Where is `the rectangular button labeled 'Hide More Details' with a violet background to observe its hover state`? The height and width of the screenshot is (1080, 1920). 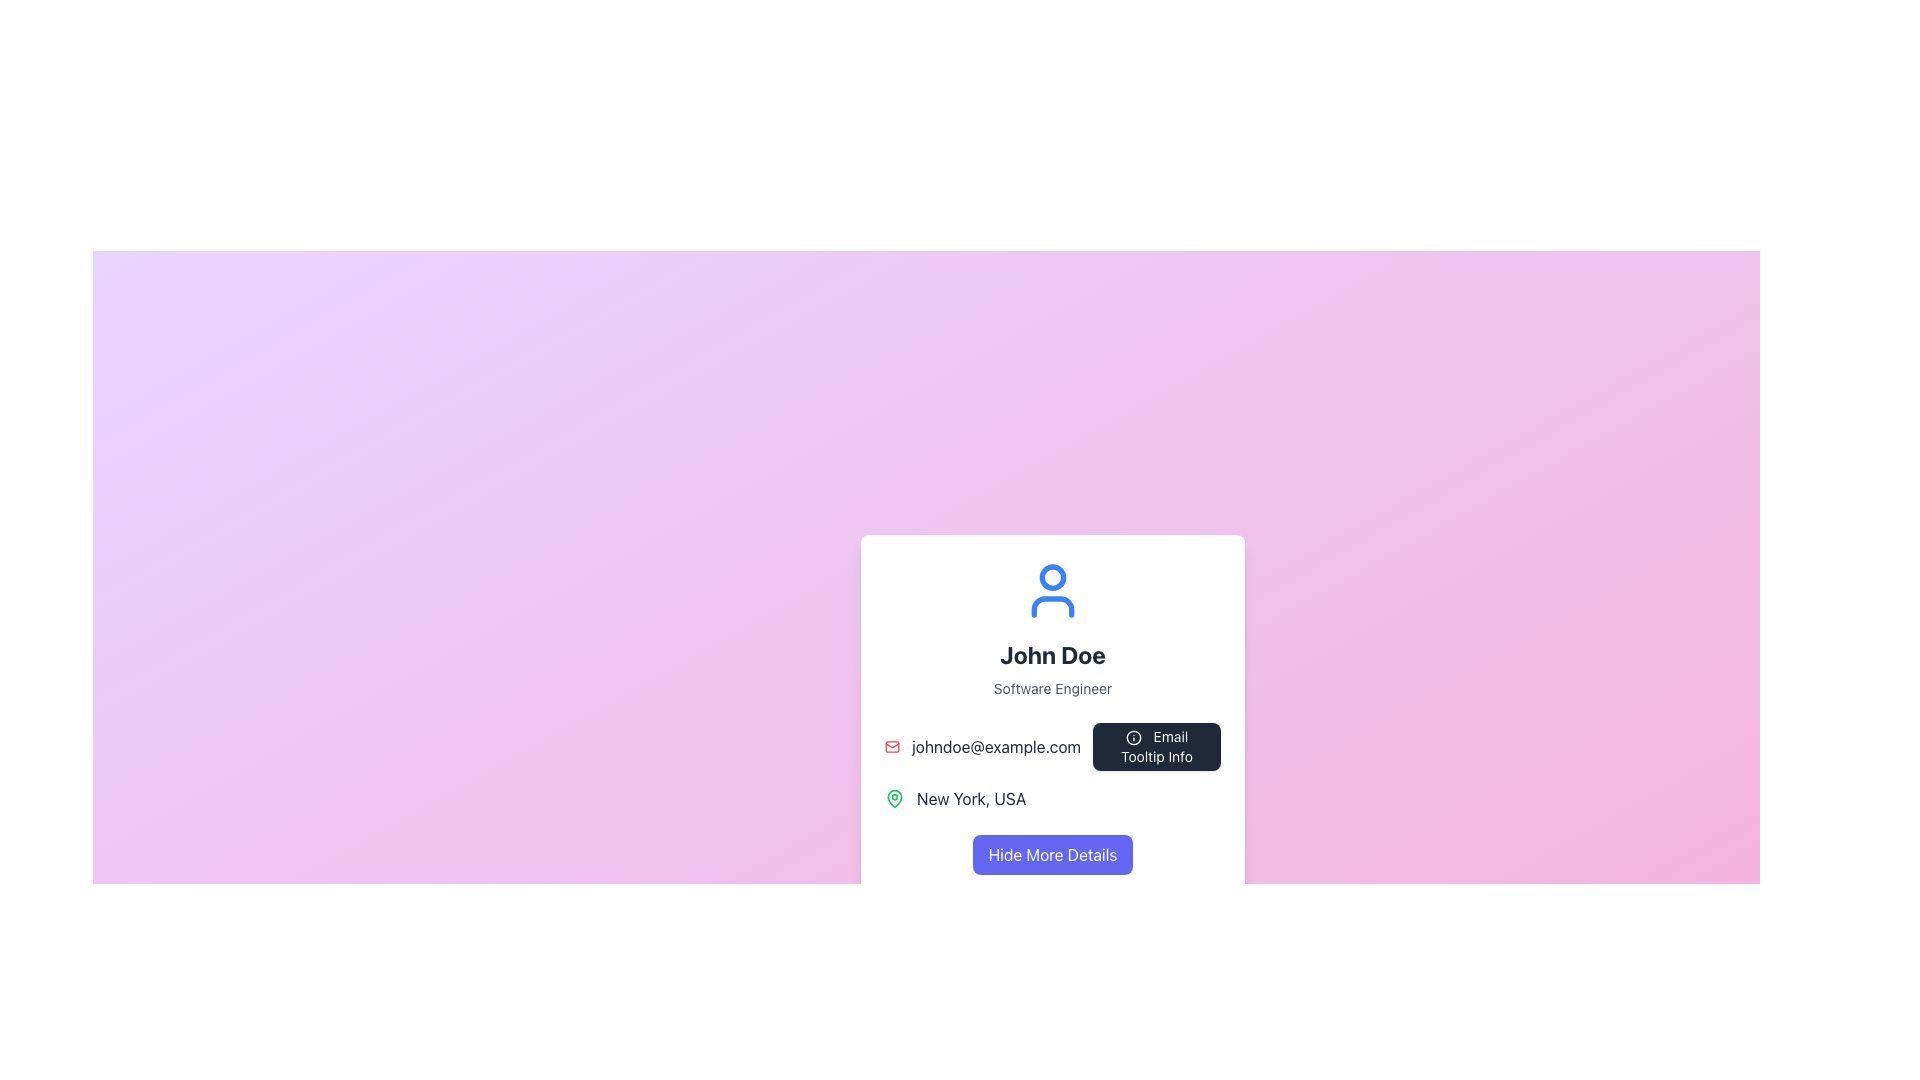
the rectangular button labeled 'Hide More Details' with a violet background to observe its hover state is located at coordinates (1051, 855).